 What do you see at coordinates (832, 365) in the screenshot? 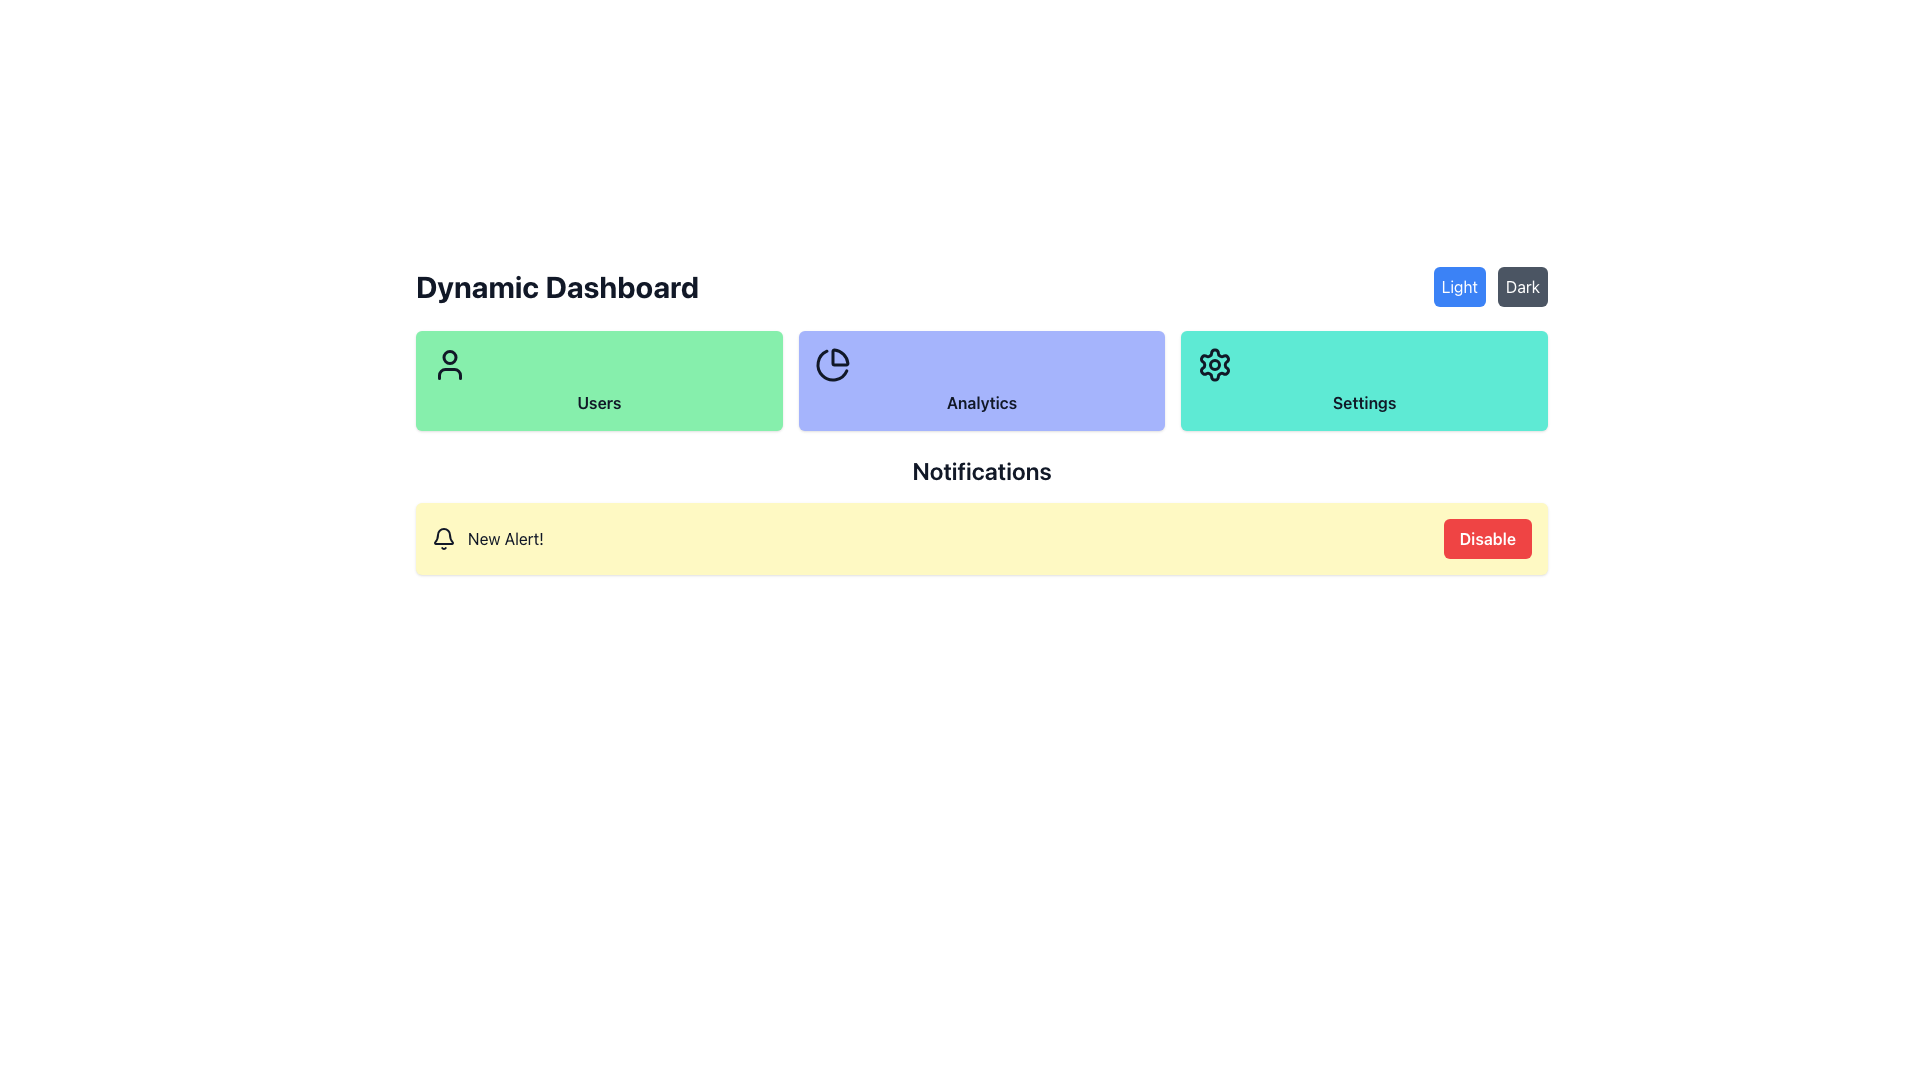
I see `the smaller right-hand segment of the pie chart icon, which is located within the blue background of the 'Analytics' section` at bounding box center [832, 365].